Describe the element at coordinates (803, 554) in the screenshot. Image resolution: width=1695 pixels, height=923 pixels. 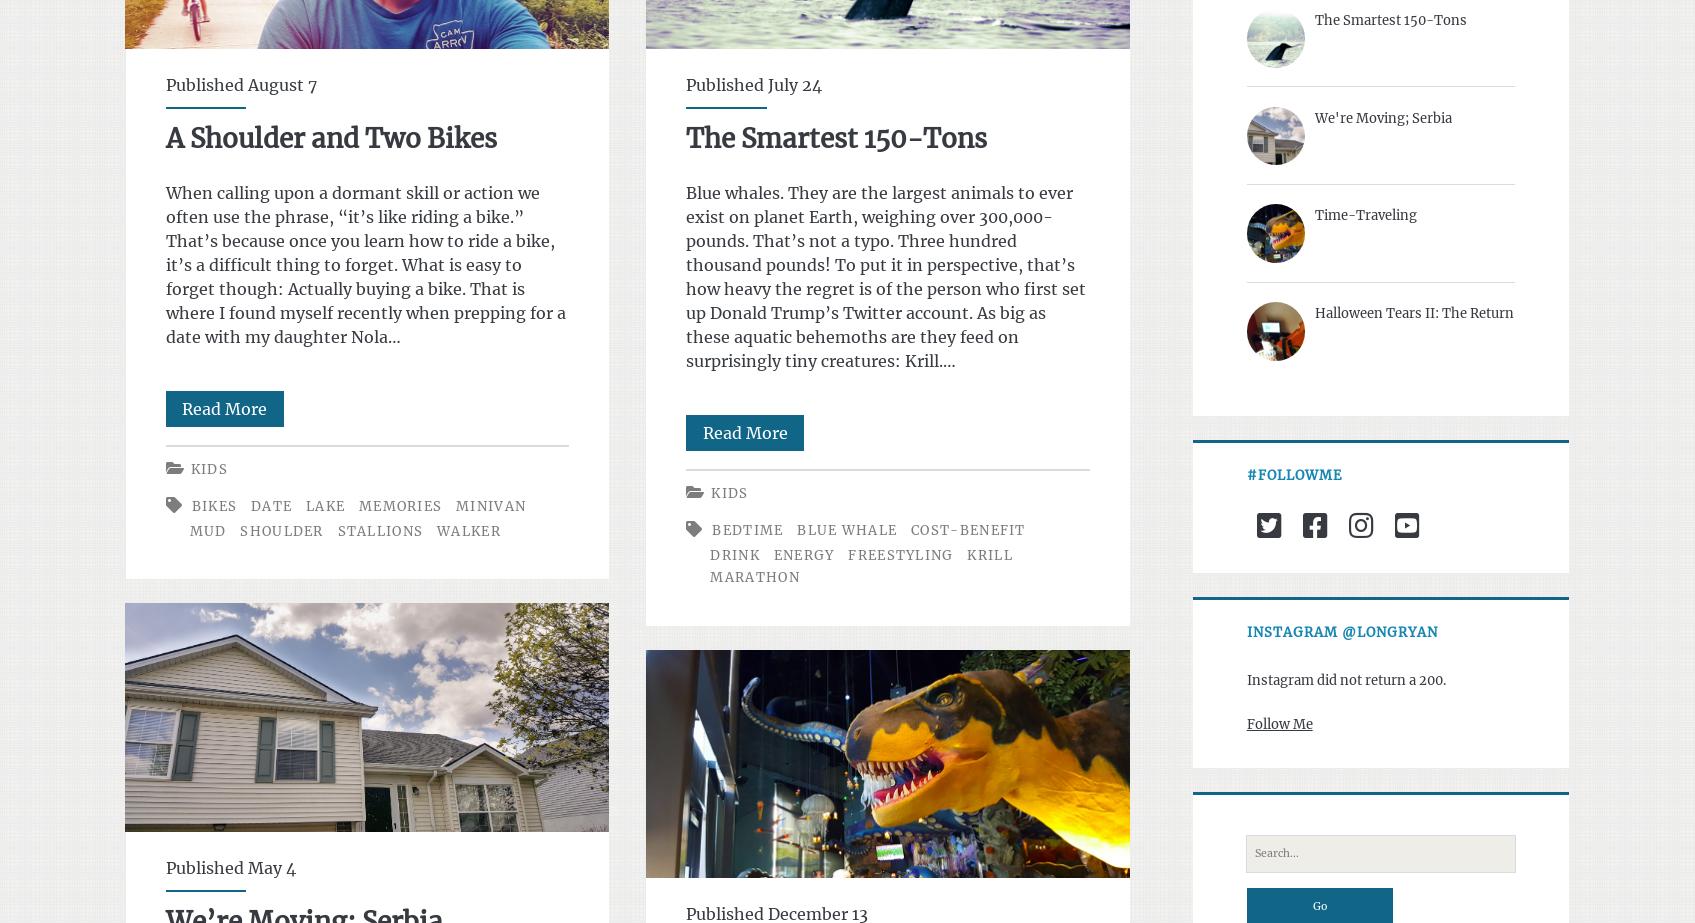
I see `'energy'` at that location.